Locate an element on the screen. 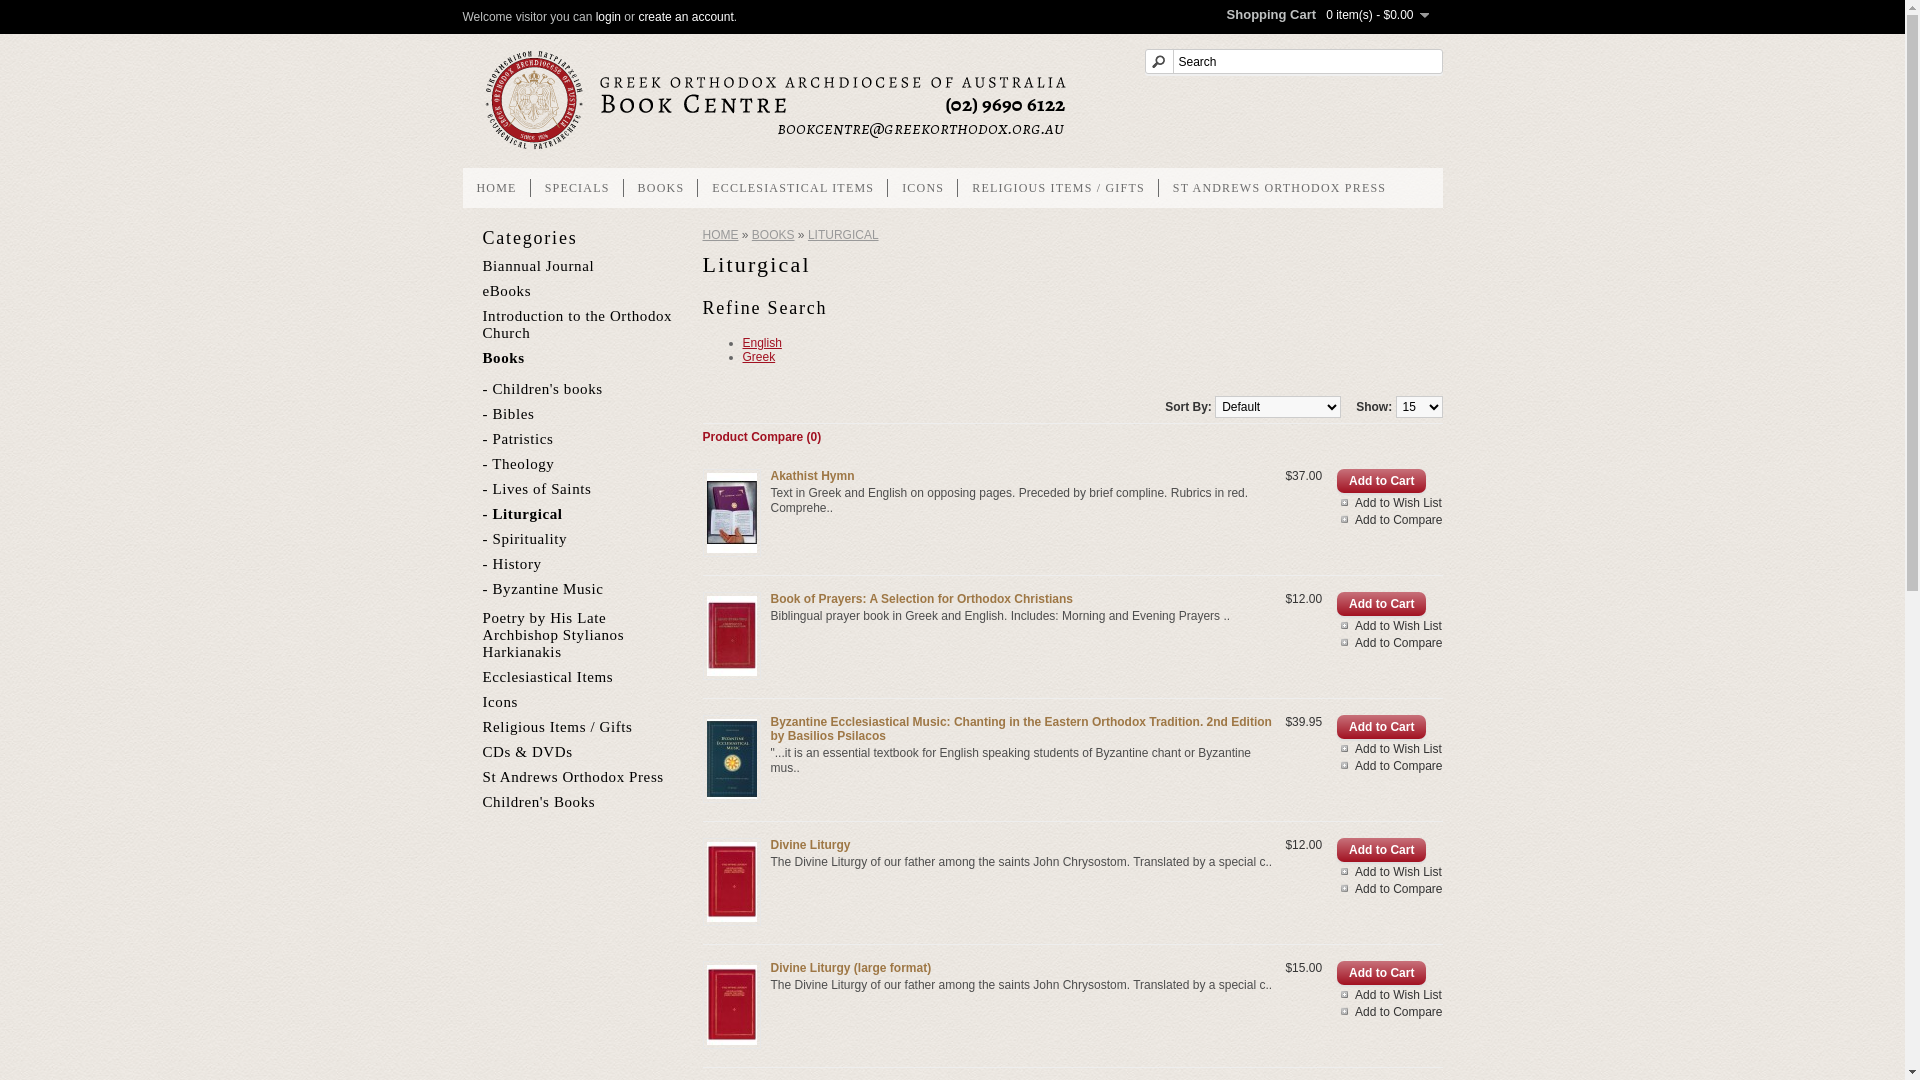 Image resolution: width=1920 pixels, height=1080 pixels. 'login' is located at coordinates (607, 16).